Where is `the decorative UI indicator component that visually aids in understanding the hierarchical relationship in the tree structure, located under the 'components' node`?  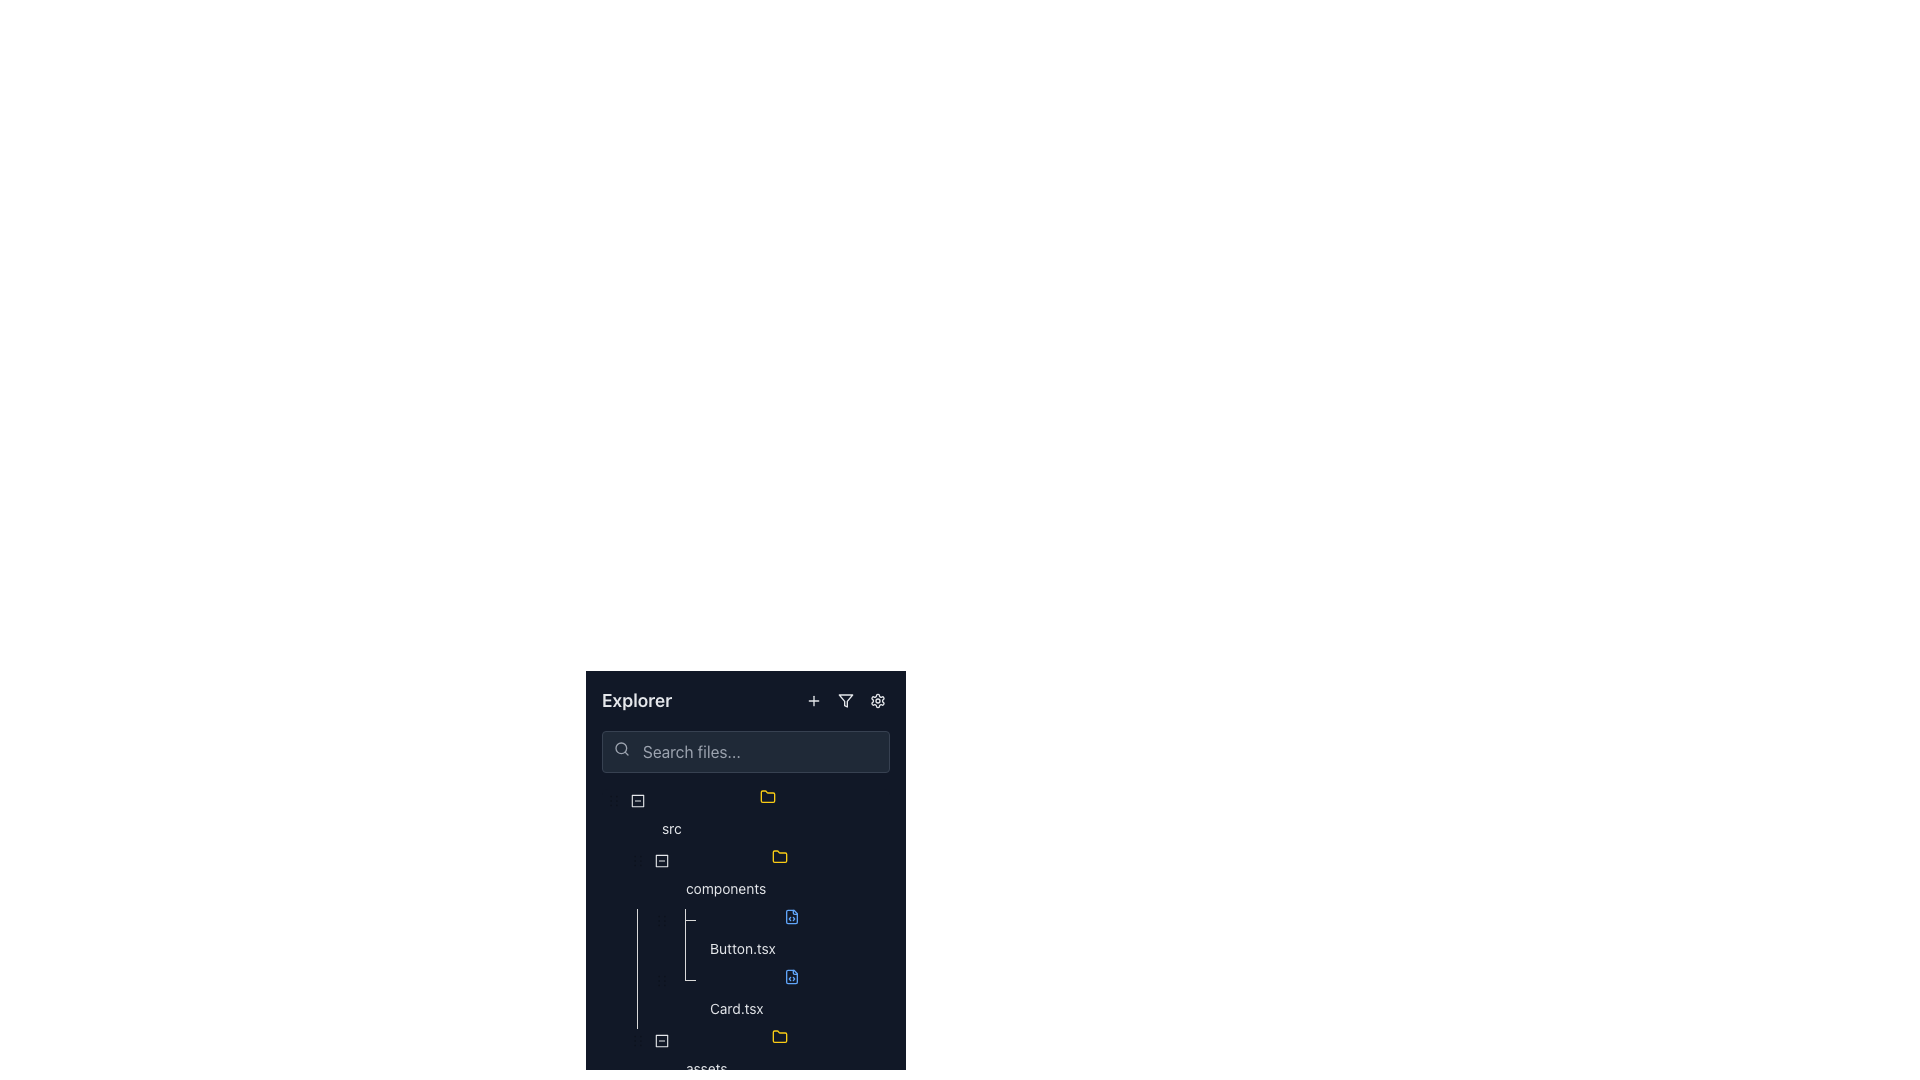
the decorative UI indicator component that visually aids in understanding the hierarchical relationship in the tree structure, located under the 'components' node is located at coordinates (613, 996).